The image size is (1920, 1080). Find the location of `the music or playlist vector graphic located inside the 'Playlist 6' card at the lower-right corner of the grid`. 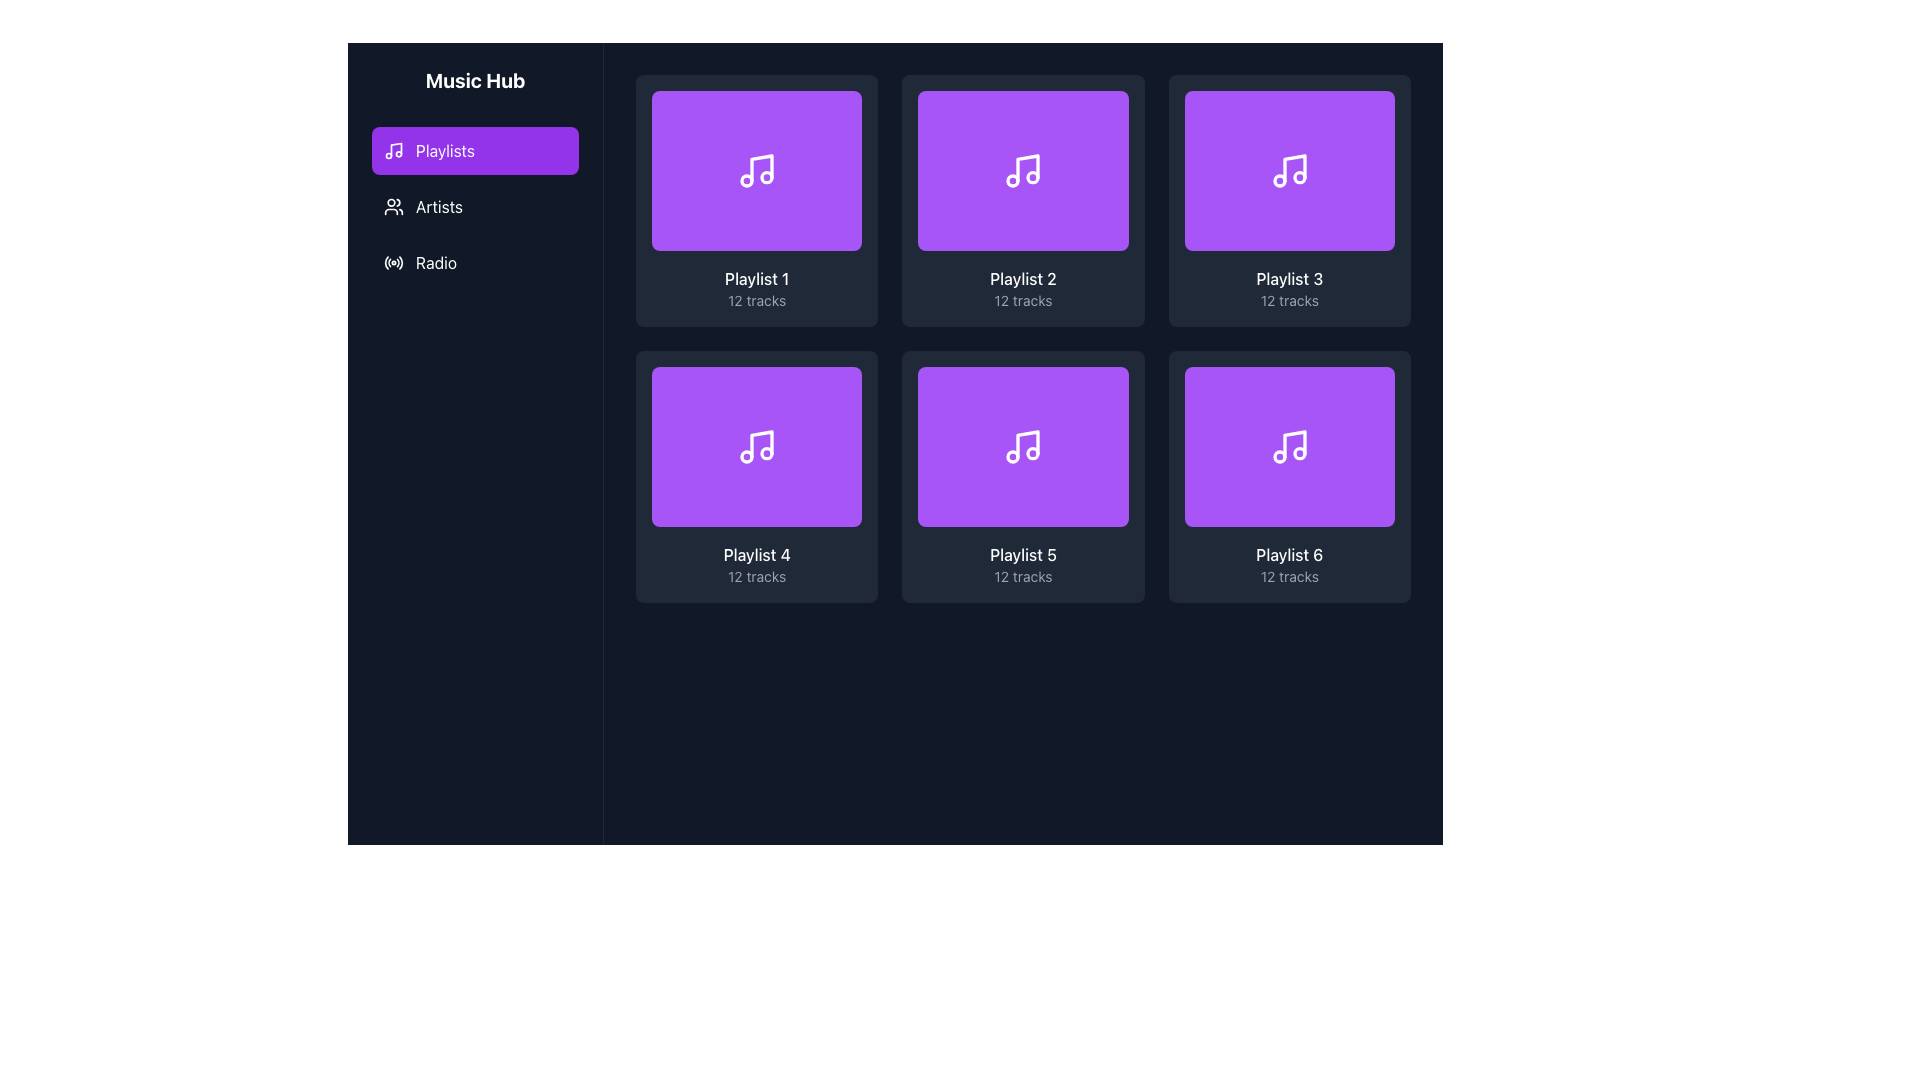

the music or playlist vector graphic located inside the 'Playlist 6' card at the lower-right corner of the grid is located at coordinates (1294, 443).